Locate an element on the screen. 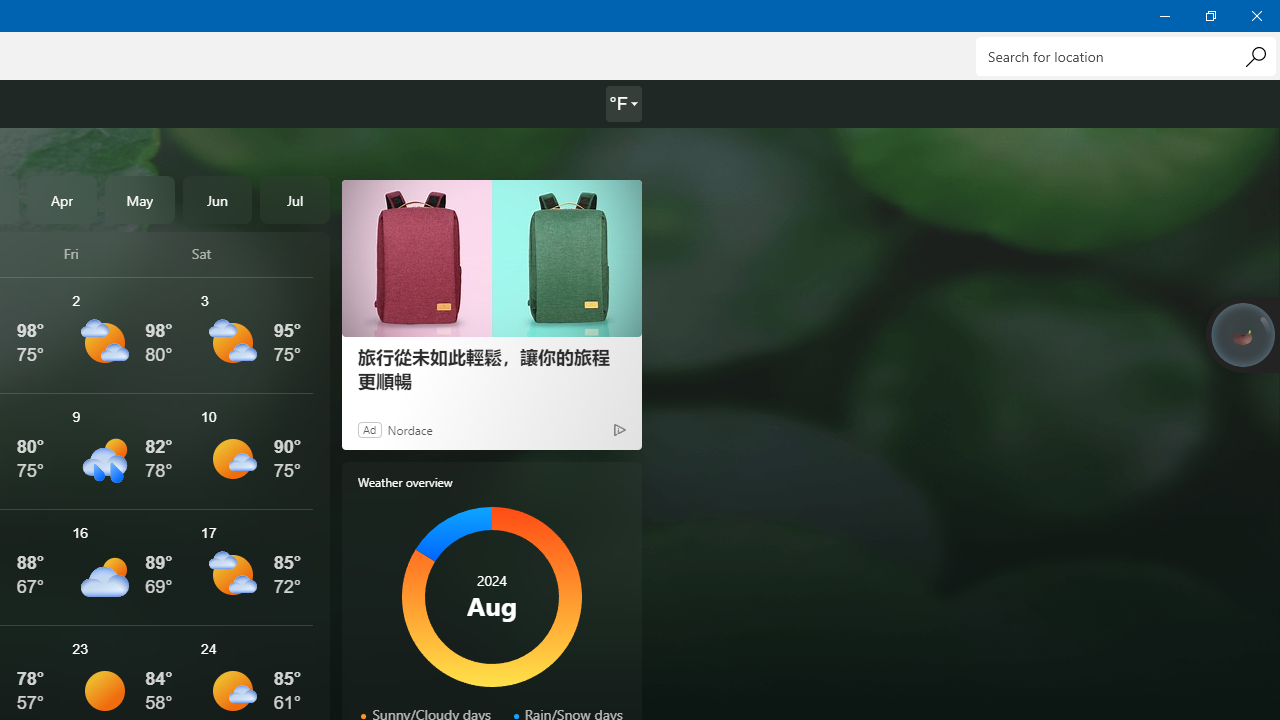 The image size is (1280, 720). 'Search for location' is located at coordinates (1125, 55).